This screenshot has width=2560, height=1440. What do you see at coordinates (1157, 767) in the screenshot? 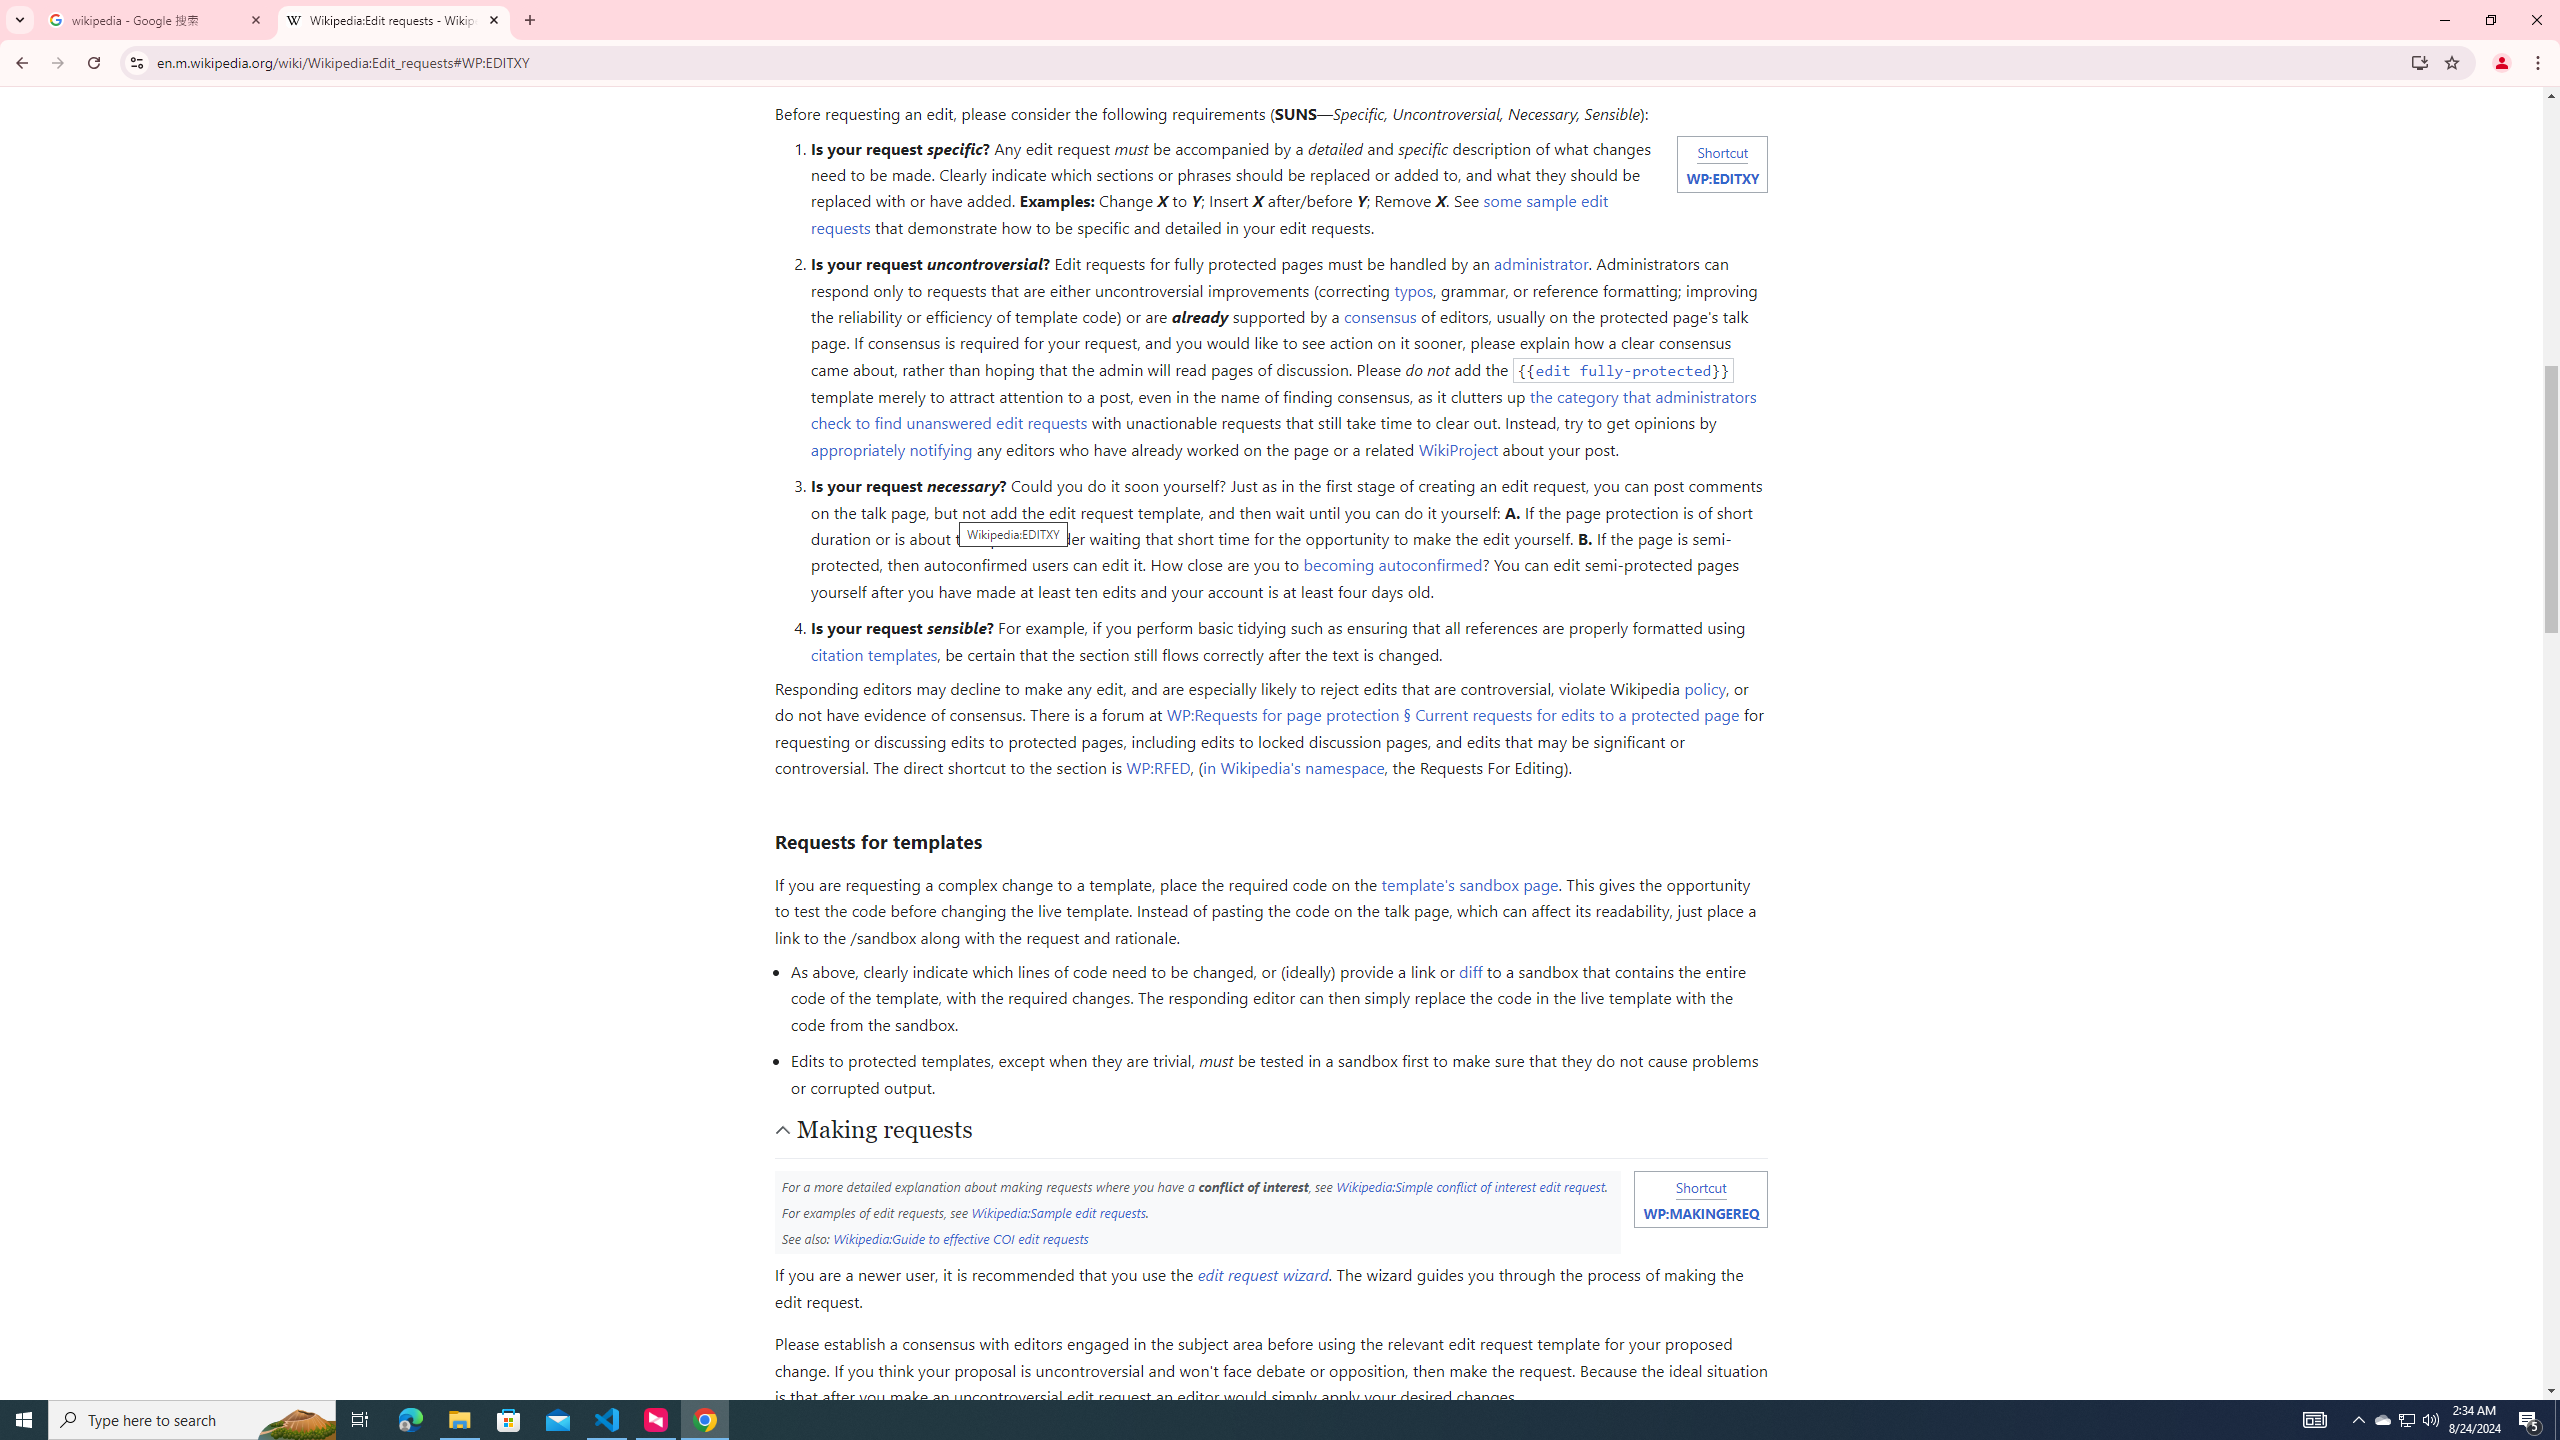
I see `'WP:RFED'` at bounding box center [1157, 767].